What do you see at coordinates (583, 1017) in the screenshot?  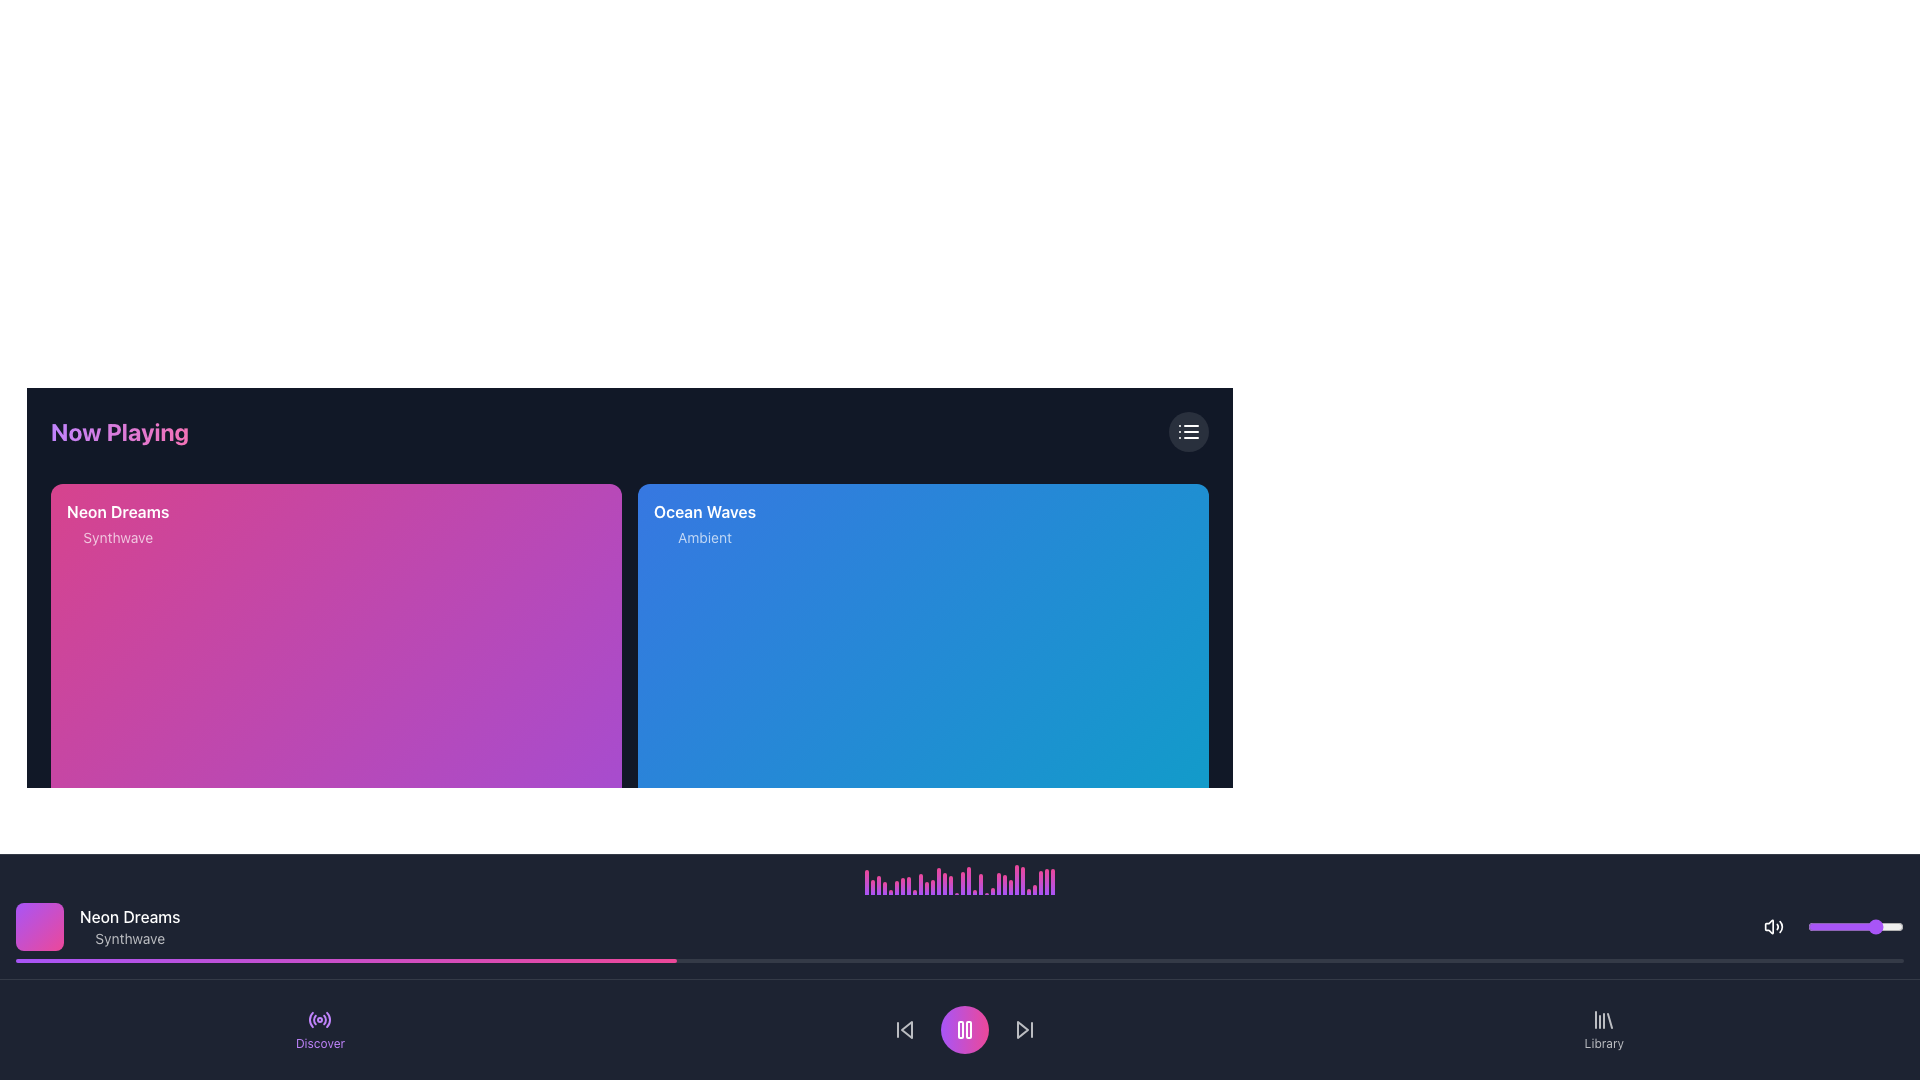 I see `the play button located at the far right of the interface to change its appearance, which initiates playback for the audio content` at bounding box center [583, 1017].